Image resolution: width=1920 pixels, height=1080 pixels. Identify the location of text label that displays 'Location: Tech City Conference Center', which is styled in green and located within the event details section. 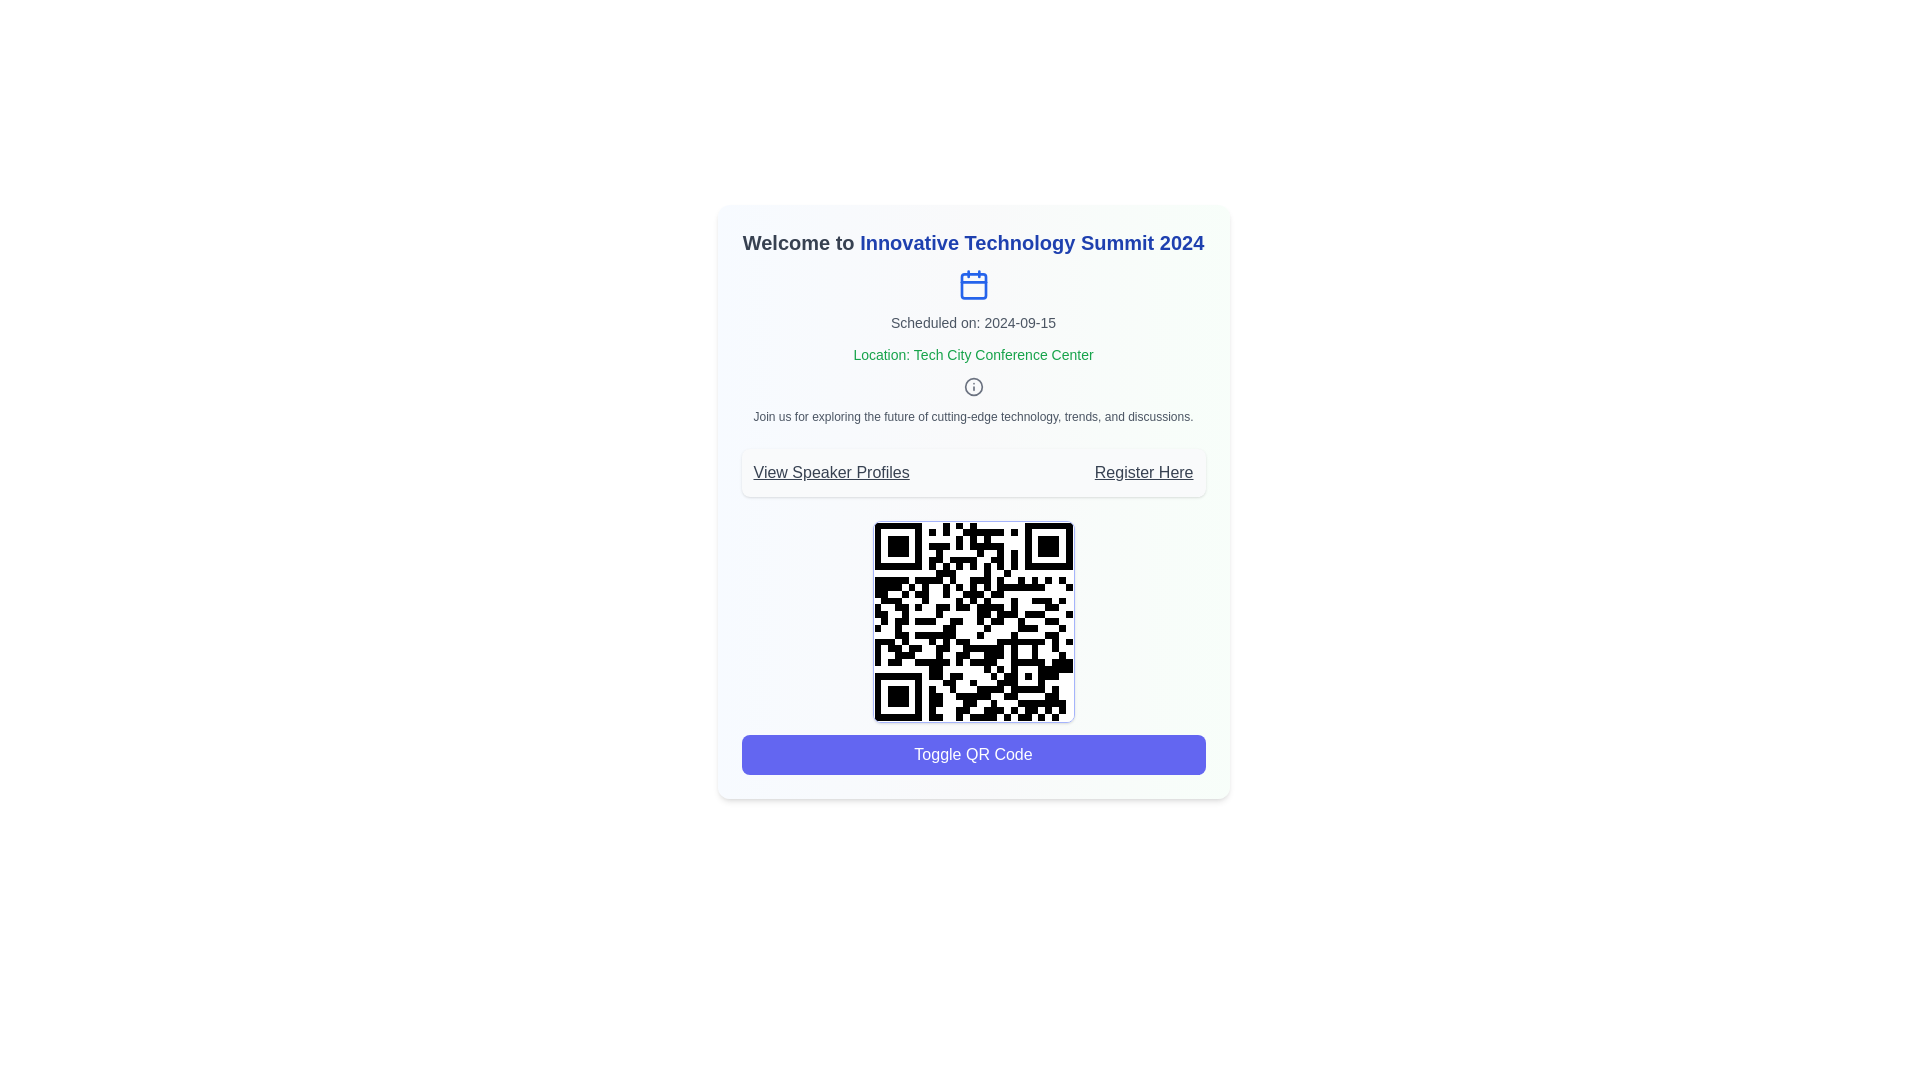
(973, 353).